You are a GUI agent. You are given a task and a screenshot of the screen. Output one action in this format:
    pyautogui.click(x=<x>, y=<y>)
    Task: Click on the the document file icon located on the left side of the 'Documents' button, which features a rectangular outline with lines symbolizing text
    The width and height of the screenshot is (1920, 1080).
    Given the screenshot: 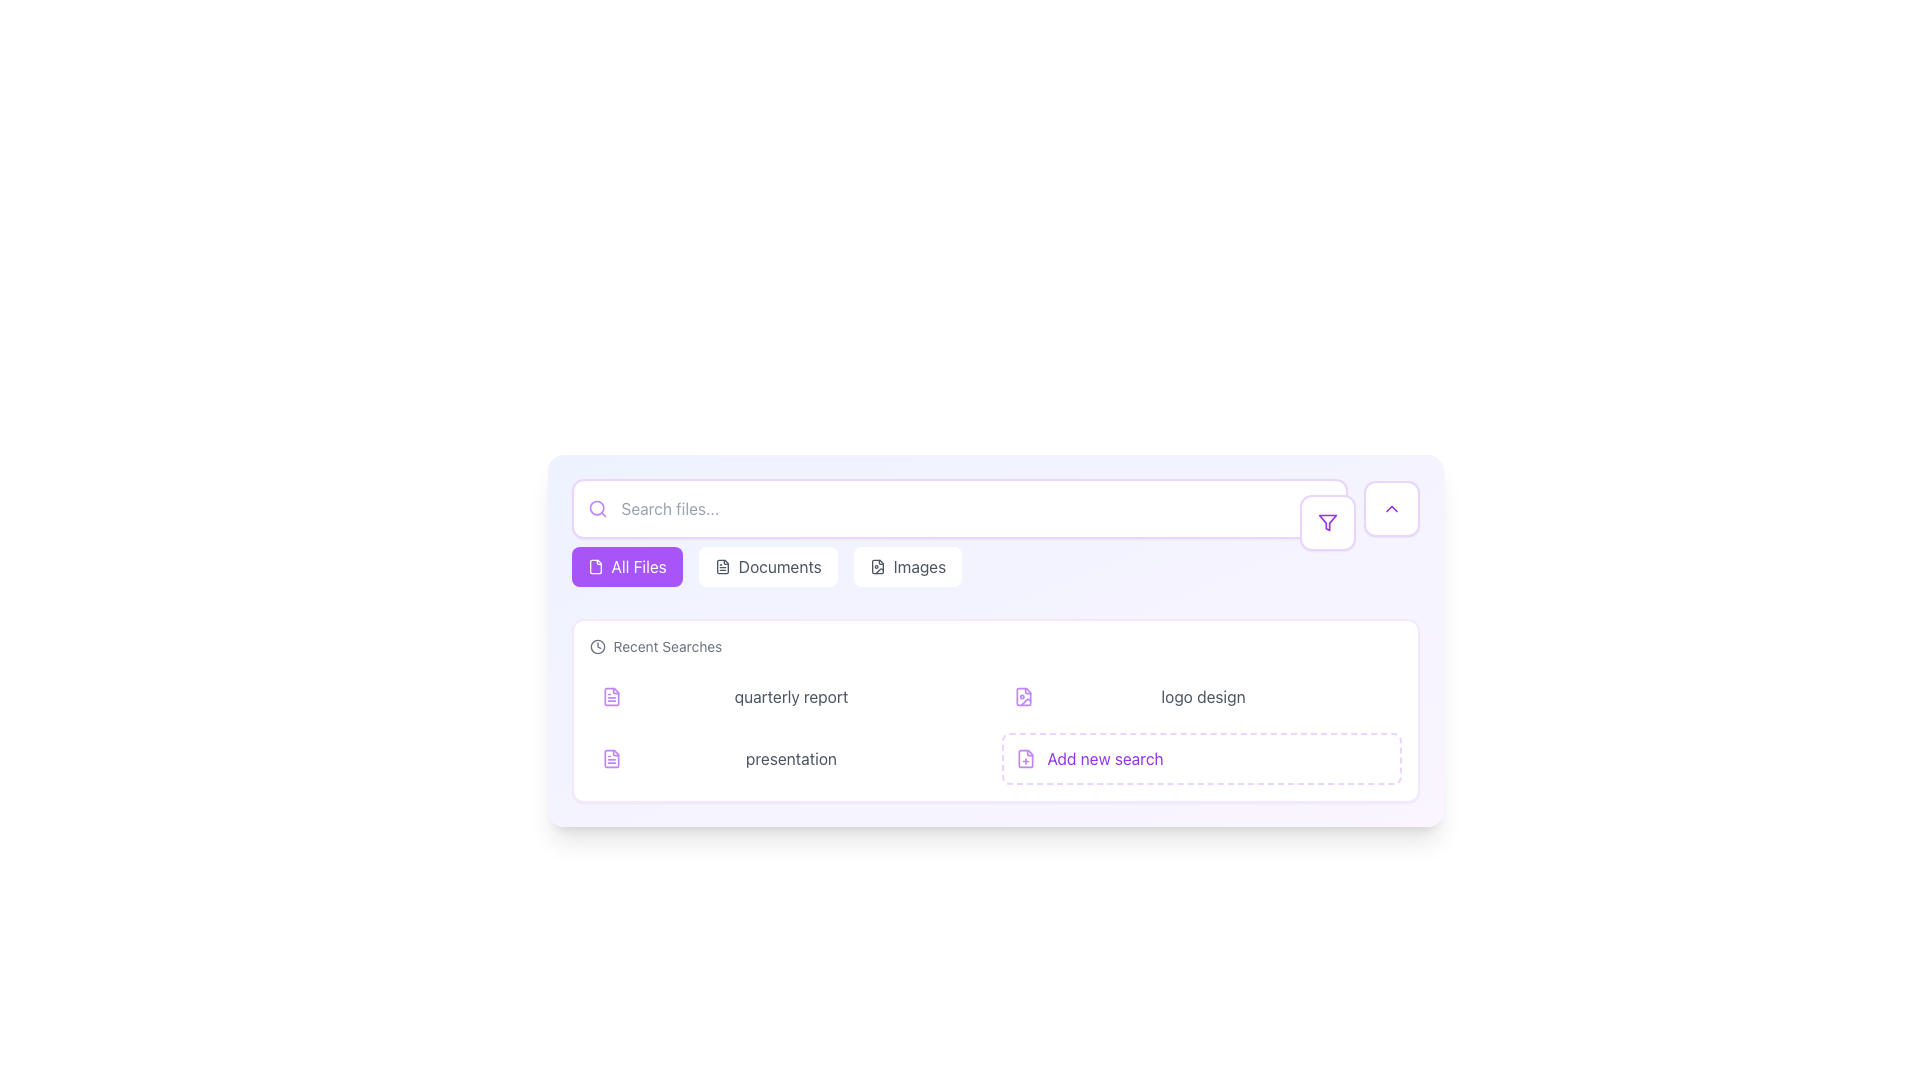 What is the action you would take?
    pyautogui.click(x=721, y=567)
    